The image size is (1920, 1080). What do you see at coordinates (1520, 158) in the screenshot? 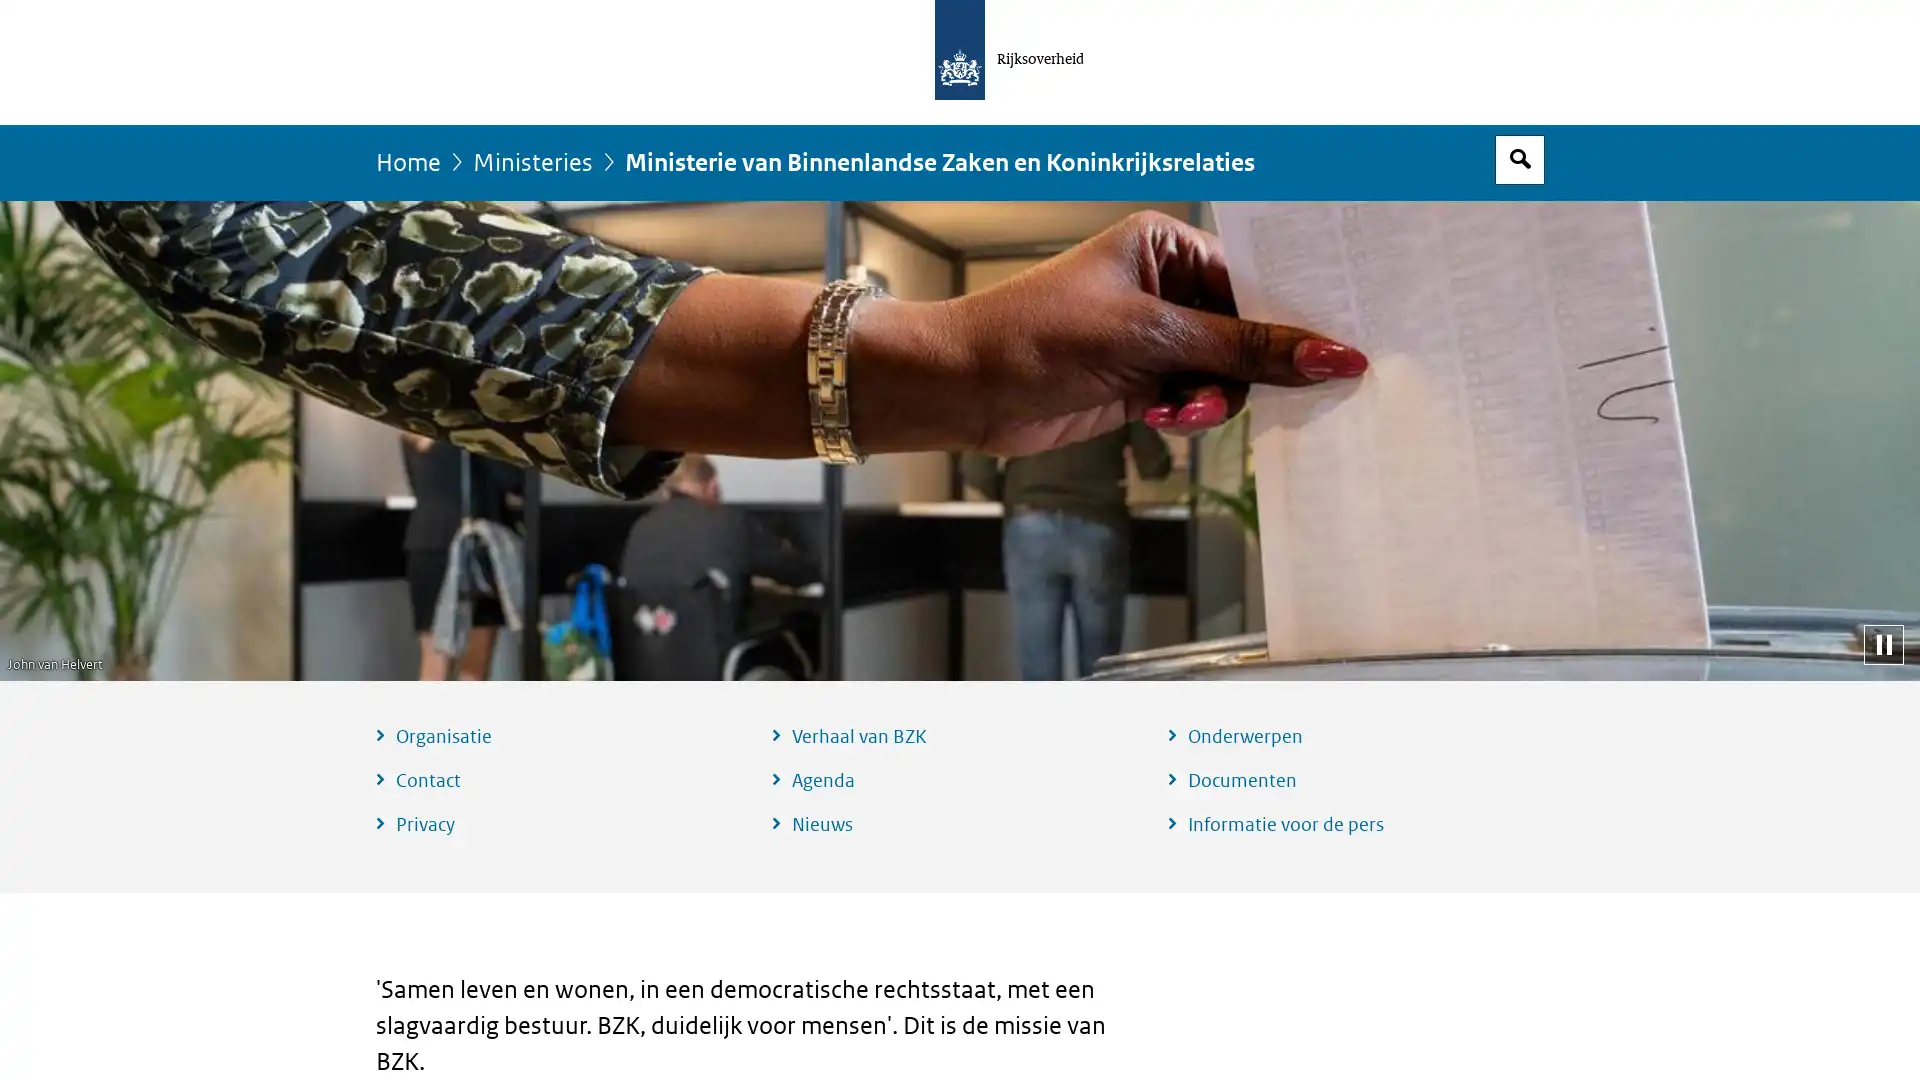
I see `Open zoekveld` at bounding box center [1520, 158].